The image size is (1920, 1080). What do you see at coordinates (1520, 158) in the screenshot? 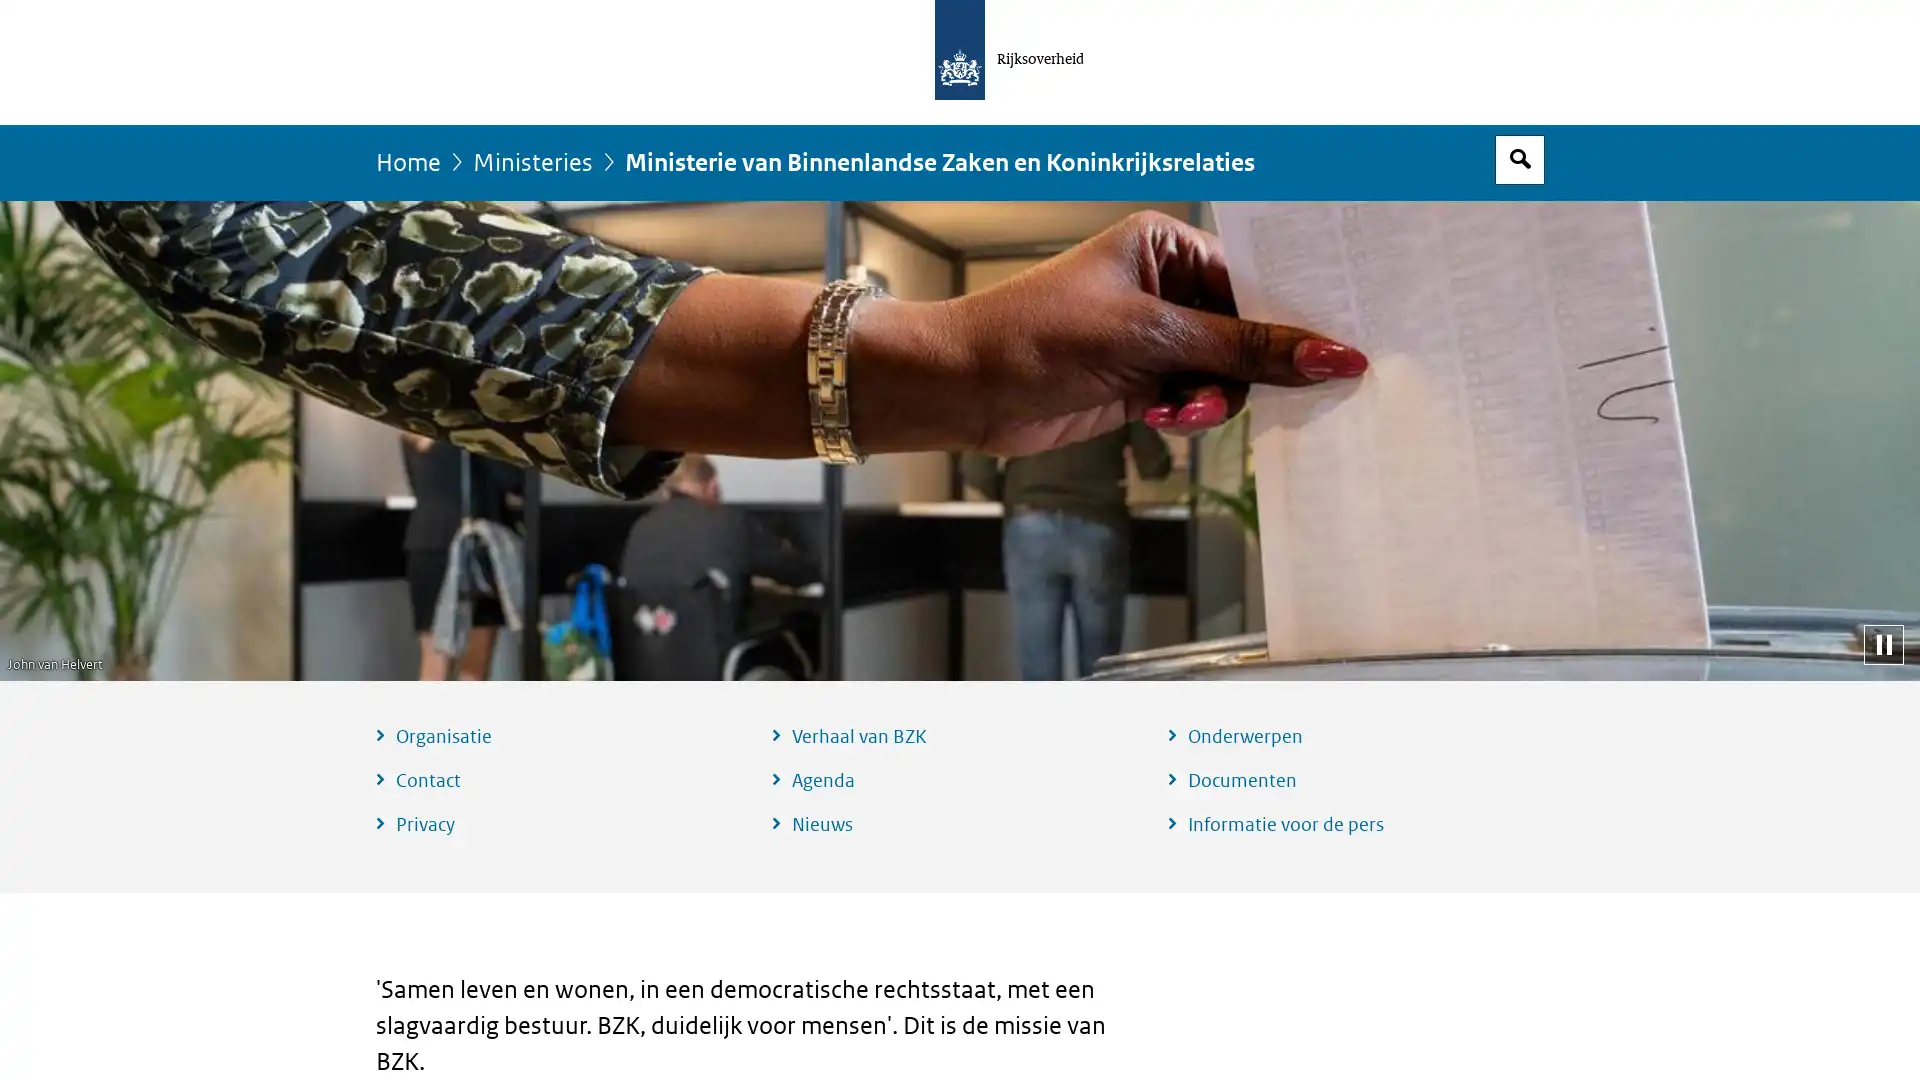
I see `Open zoekveld` at bounding box center [1520, 158].